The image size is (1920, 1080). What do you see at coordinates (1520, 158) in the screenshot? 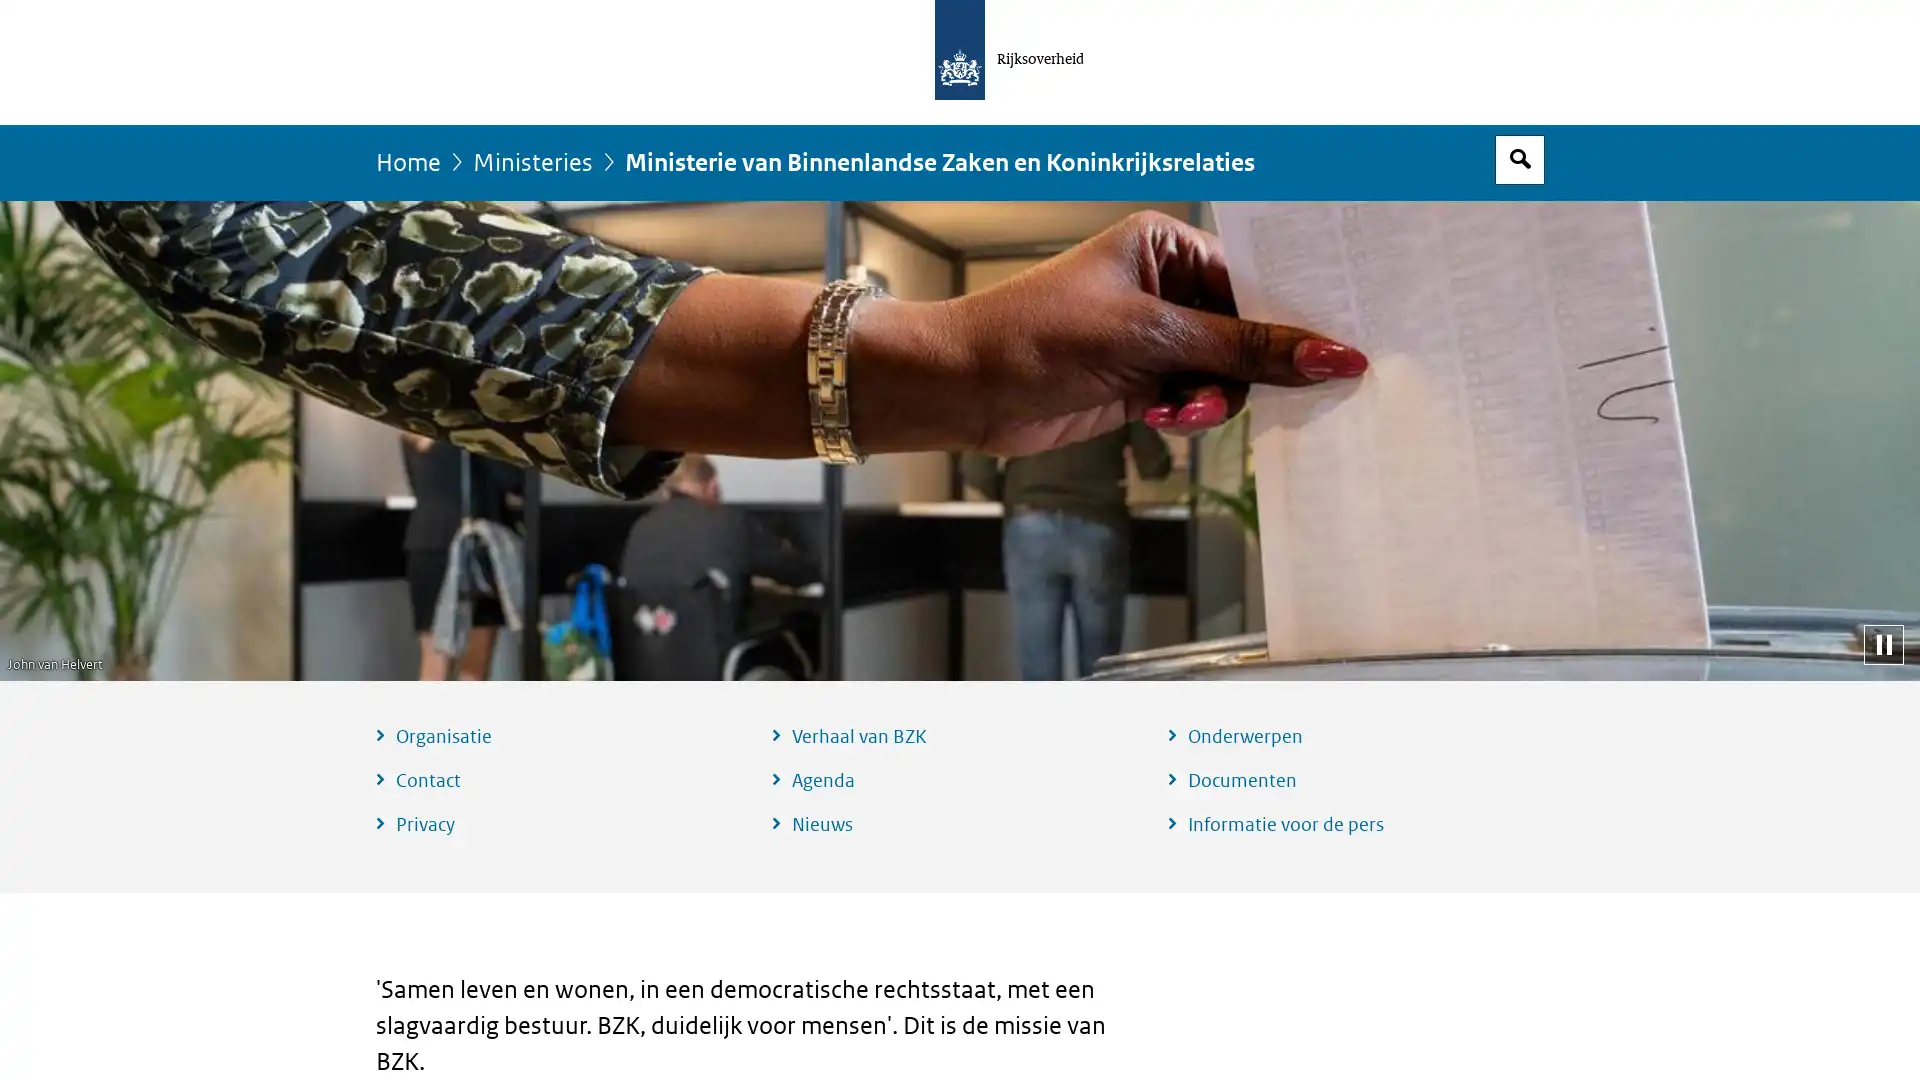
I see `Open zoekveld` at bounding box center [1520, 158].